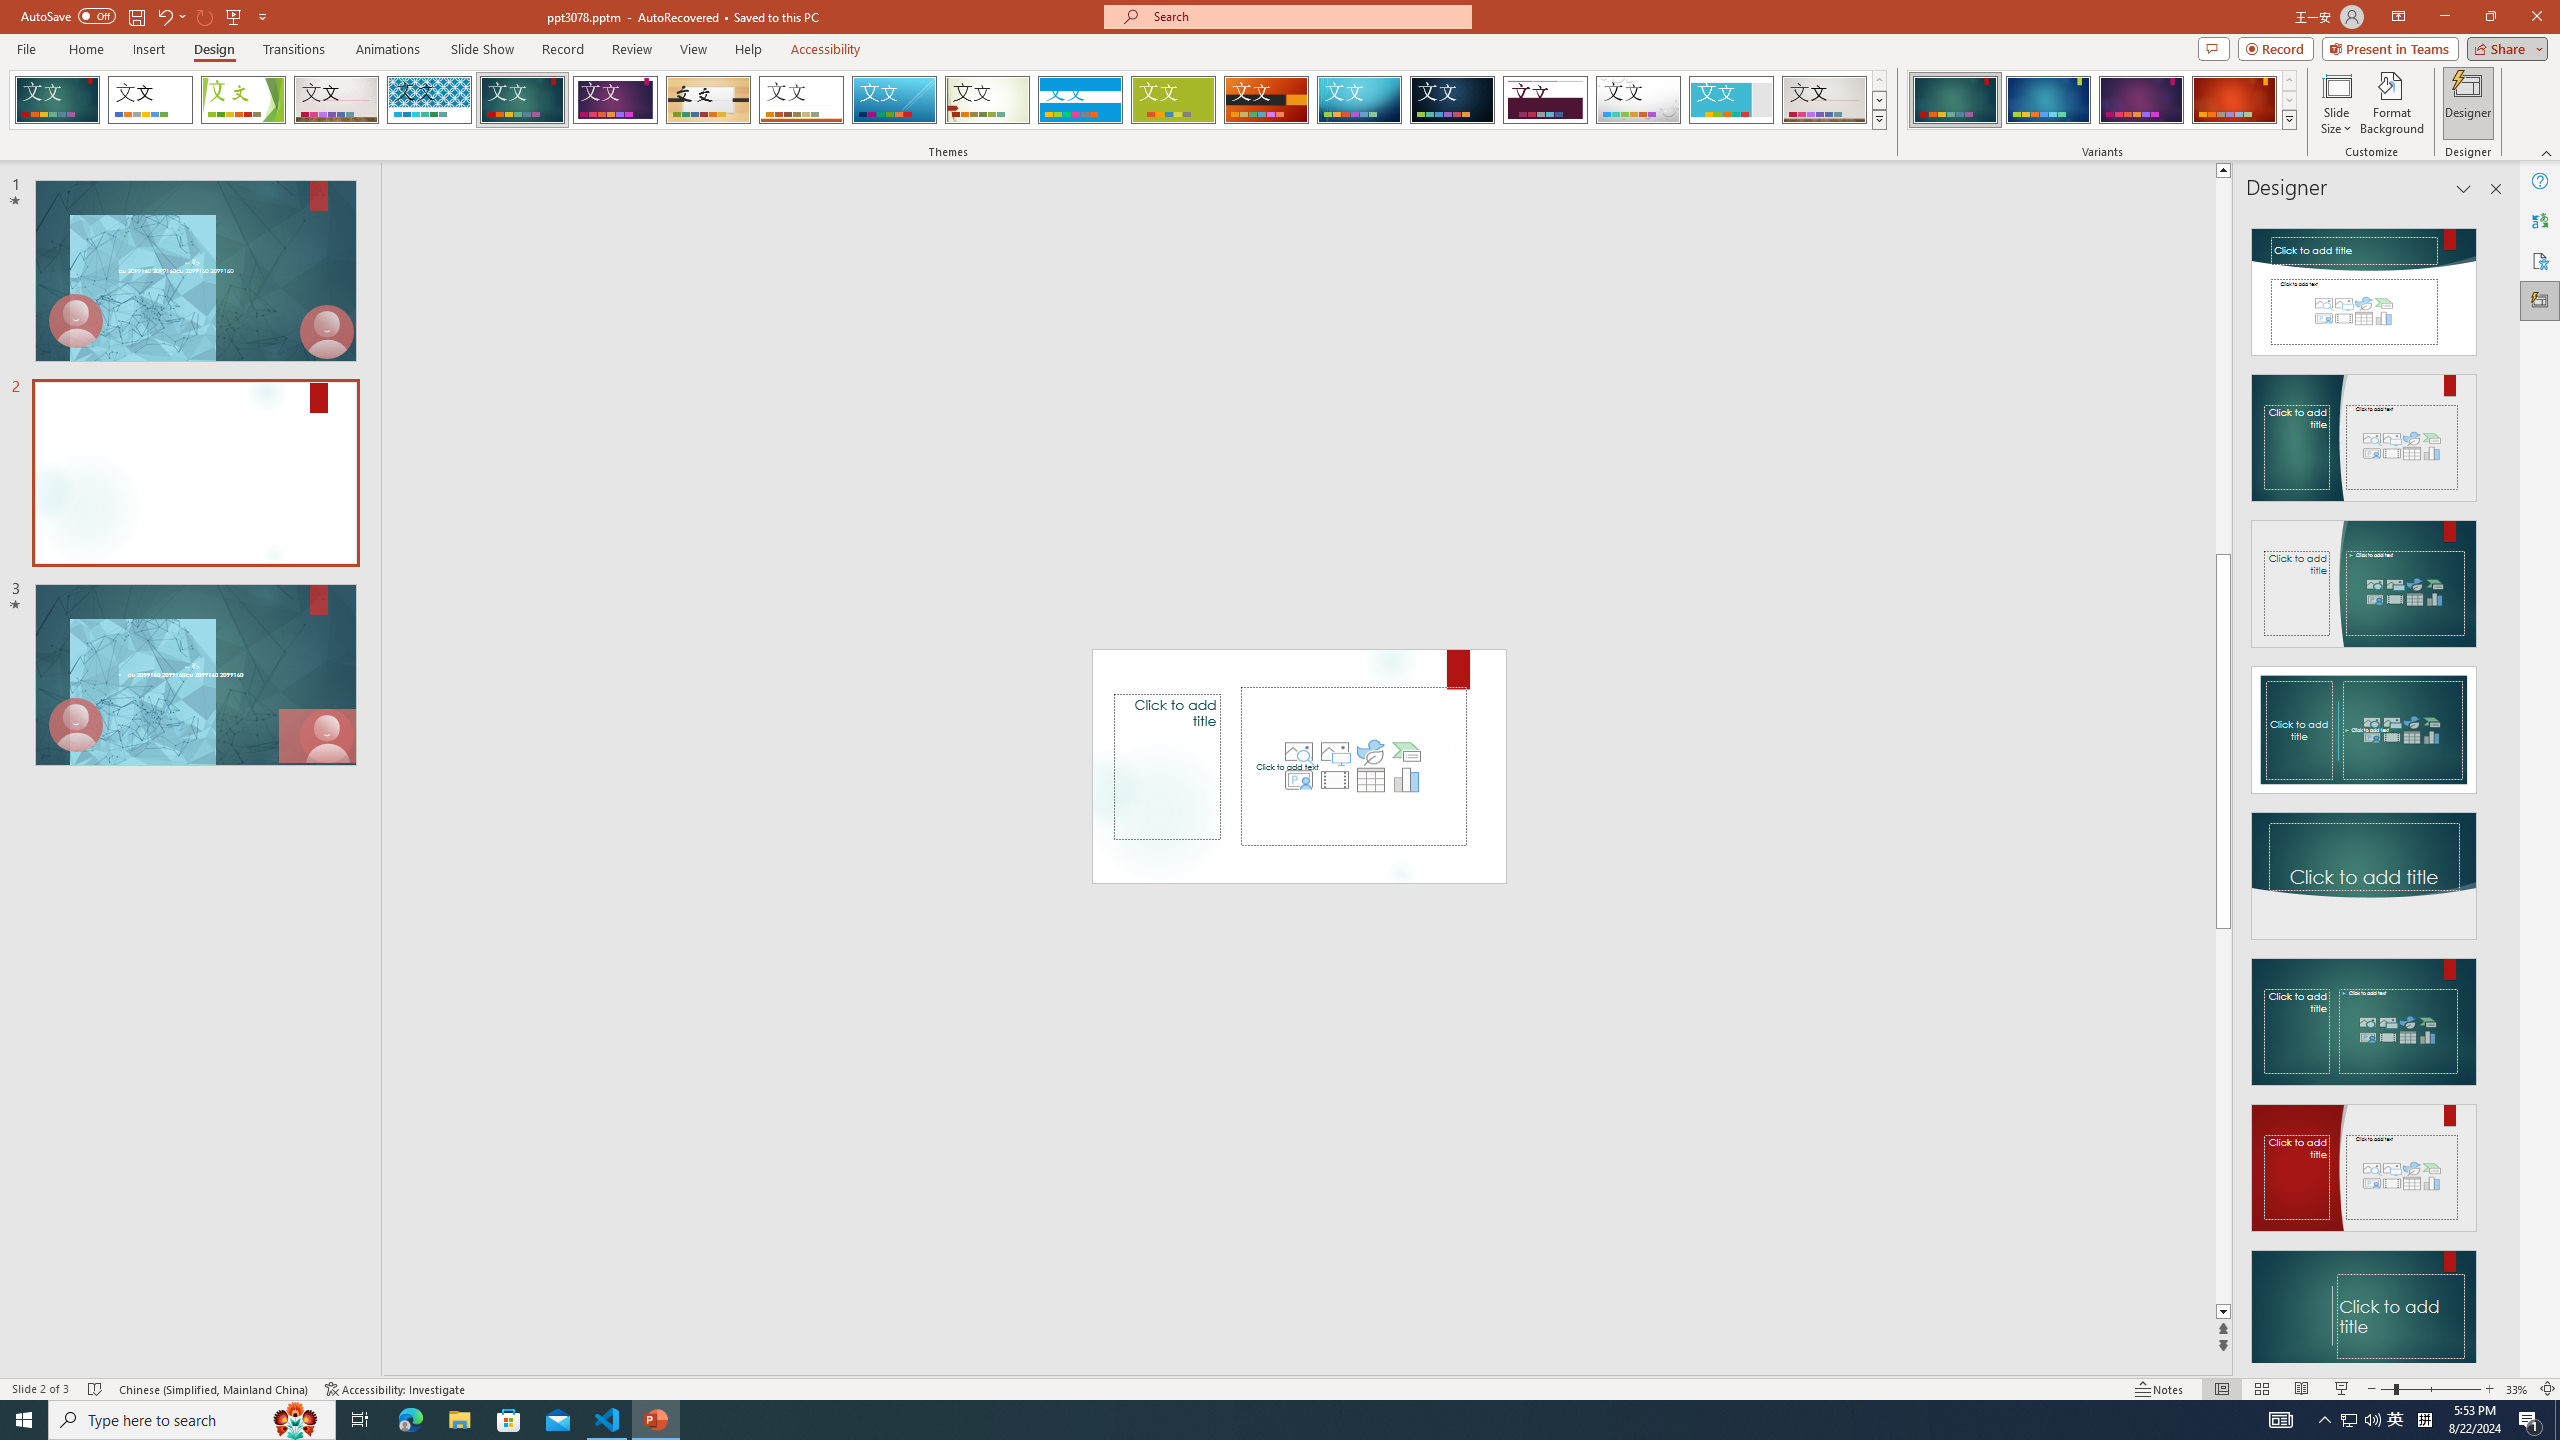 This screenshot has width=2560, height=1440. I want to click on 'Facet', so click(242, 99).